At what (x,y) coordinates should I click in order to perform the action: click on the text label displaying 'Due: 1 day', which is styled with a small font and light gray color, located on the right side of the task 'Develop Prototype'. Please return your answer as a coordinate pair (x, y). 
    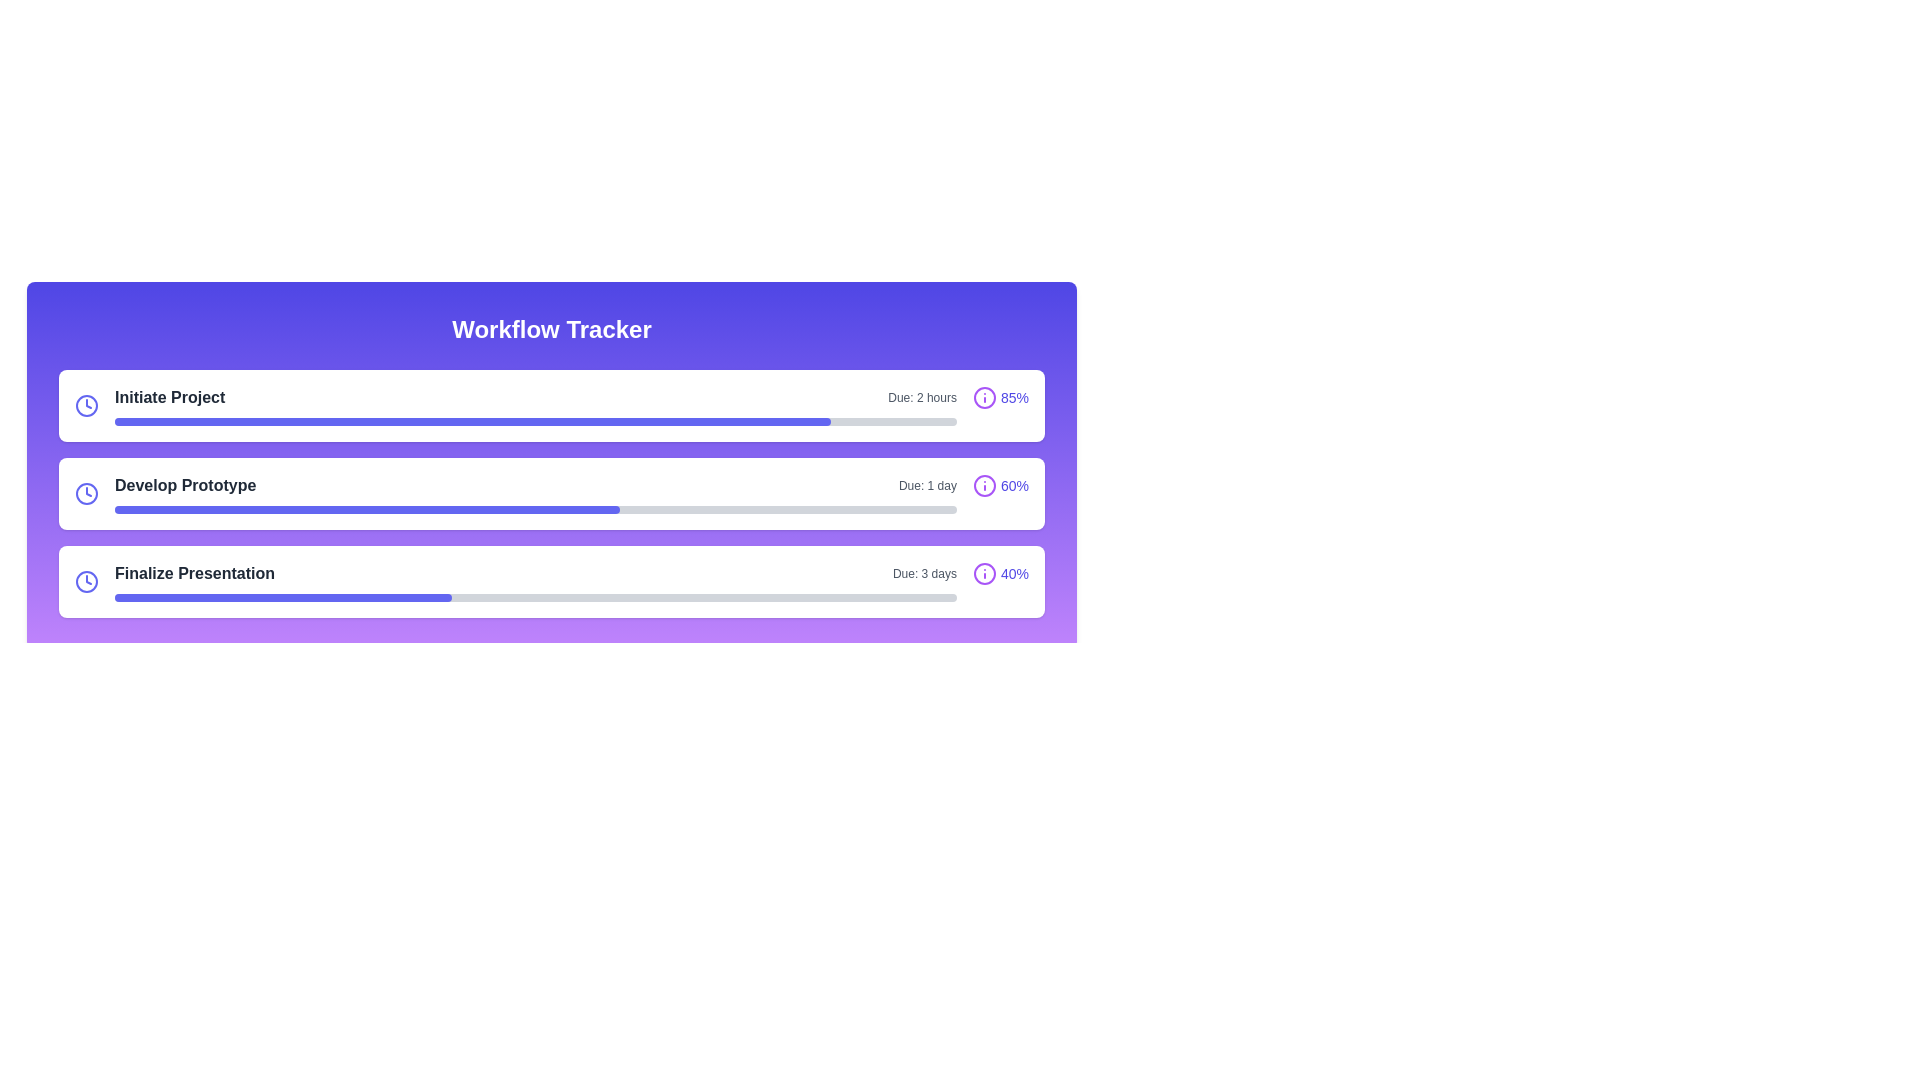
    Looking at the image, I should click on (926, 486).